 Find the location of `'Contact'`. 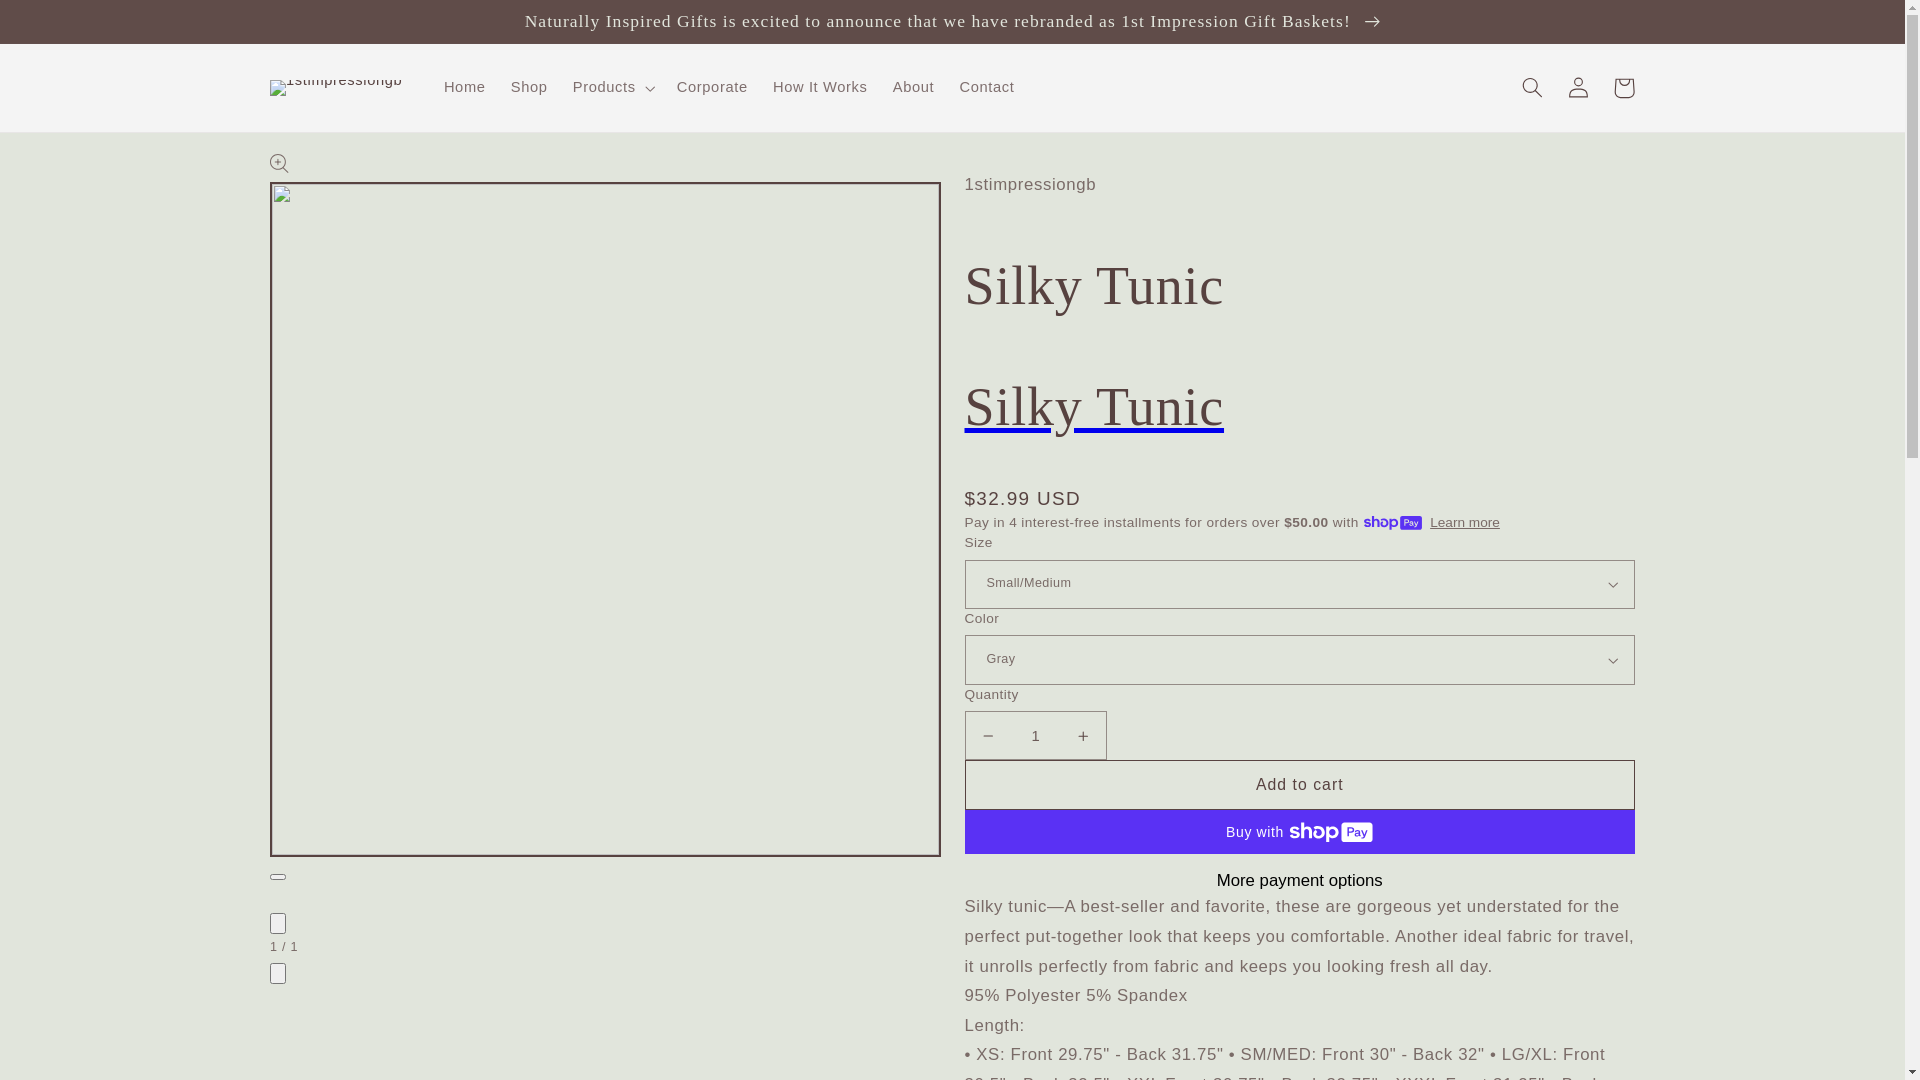

'Contact' is located at coordinates (987, 87).